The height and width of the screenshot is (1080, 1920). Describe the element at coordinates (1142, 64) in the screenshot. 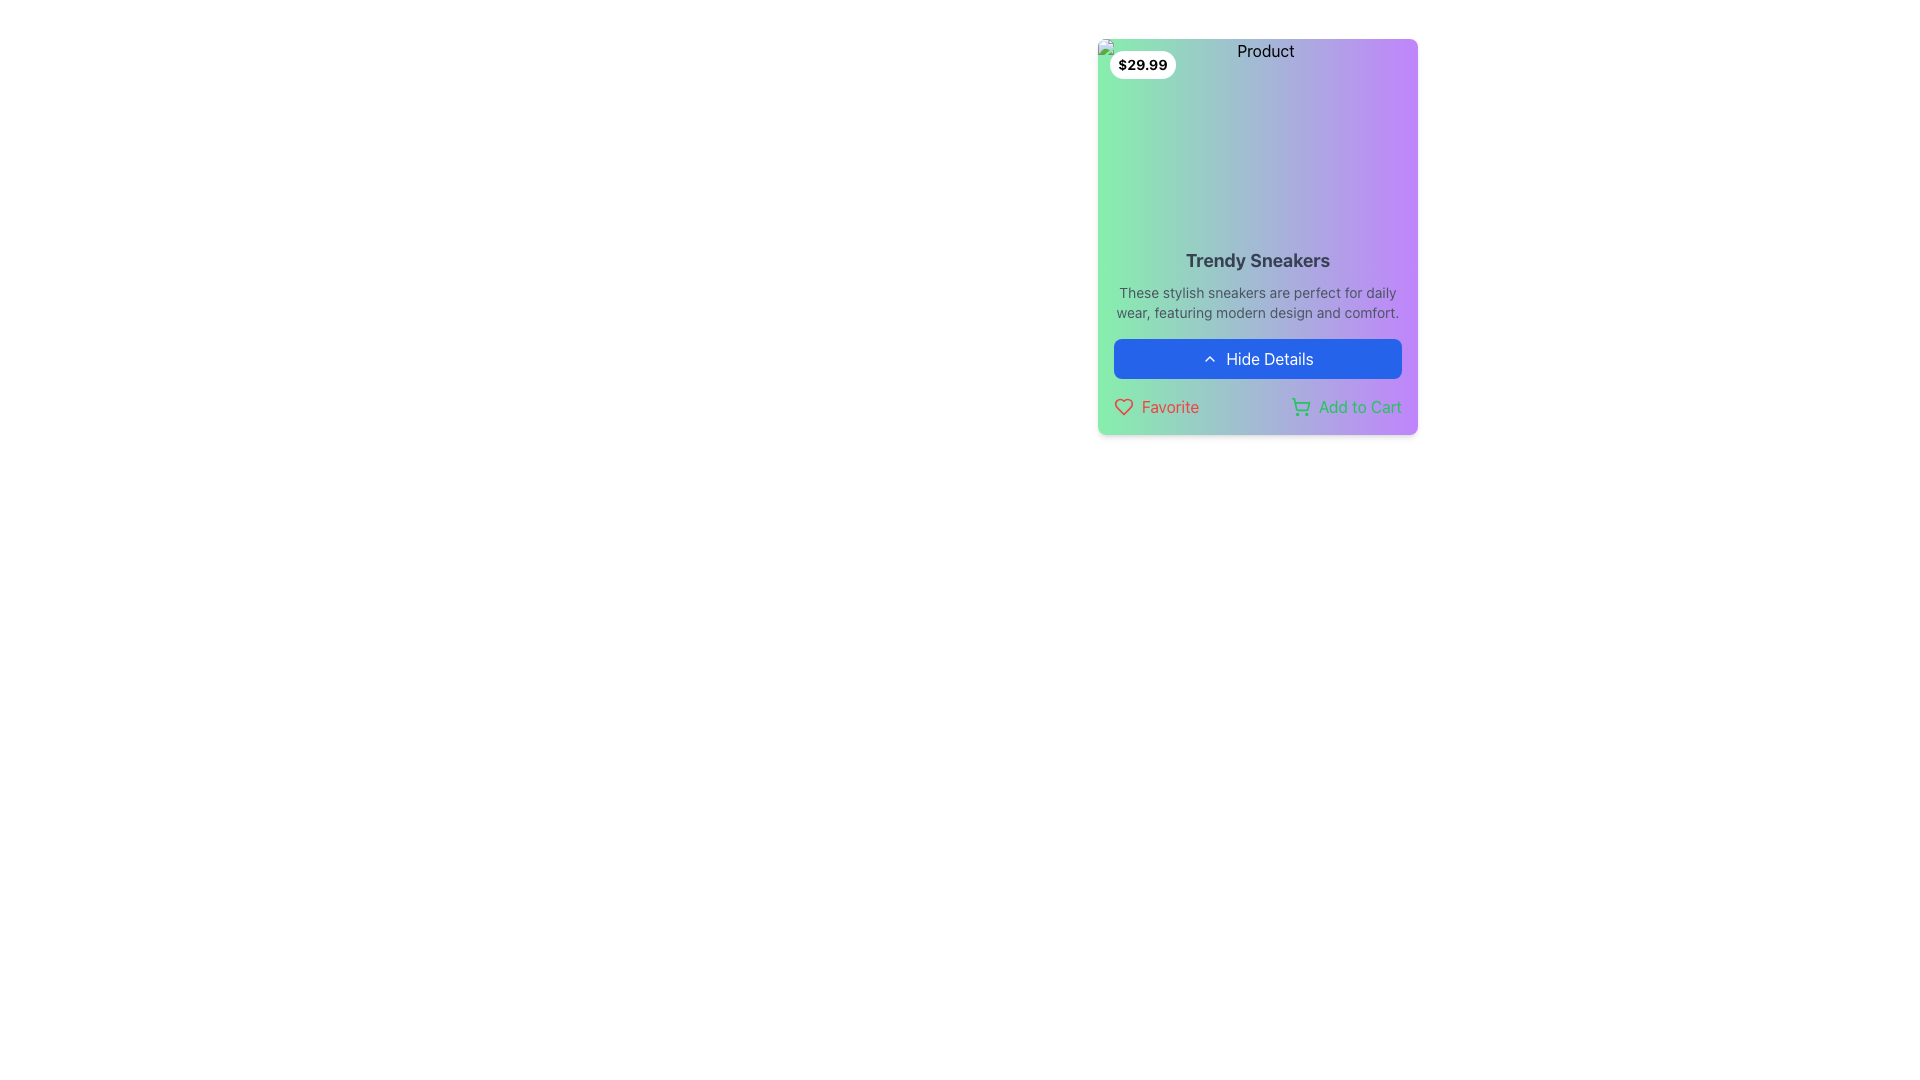

I see `the static label displaying the price '$29.99' with a black bold font on a white background, located at the top-left corner of the gradient card interface` at that location.